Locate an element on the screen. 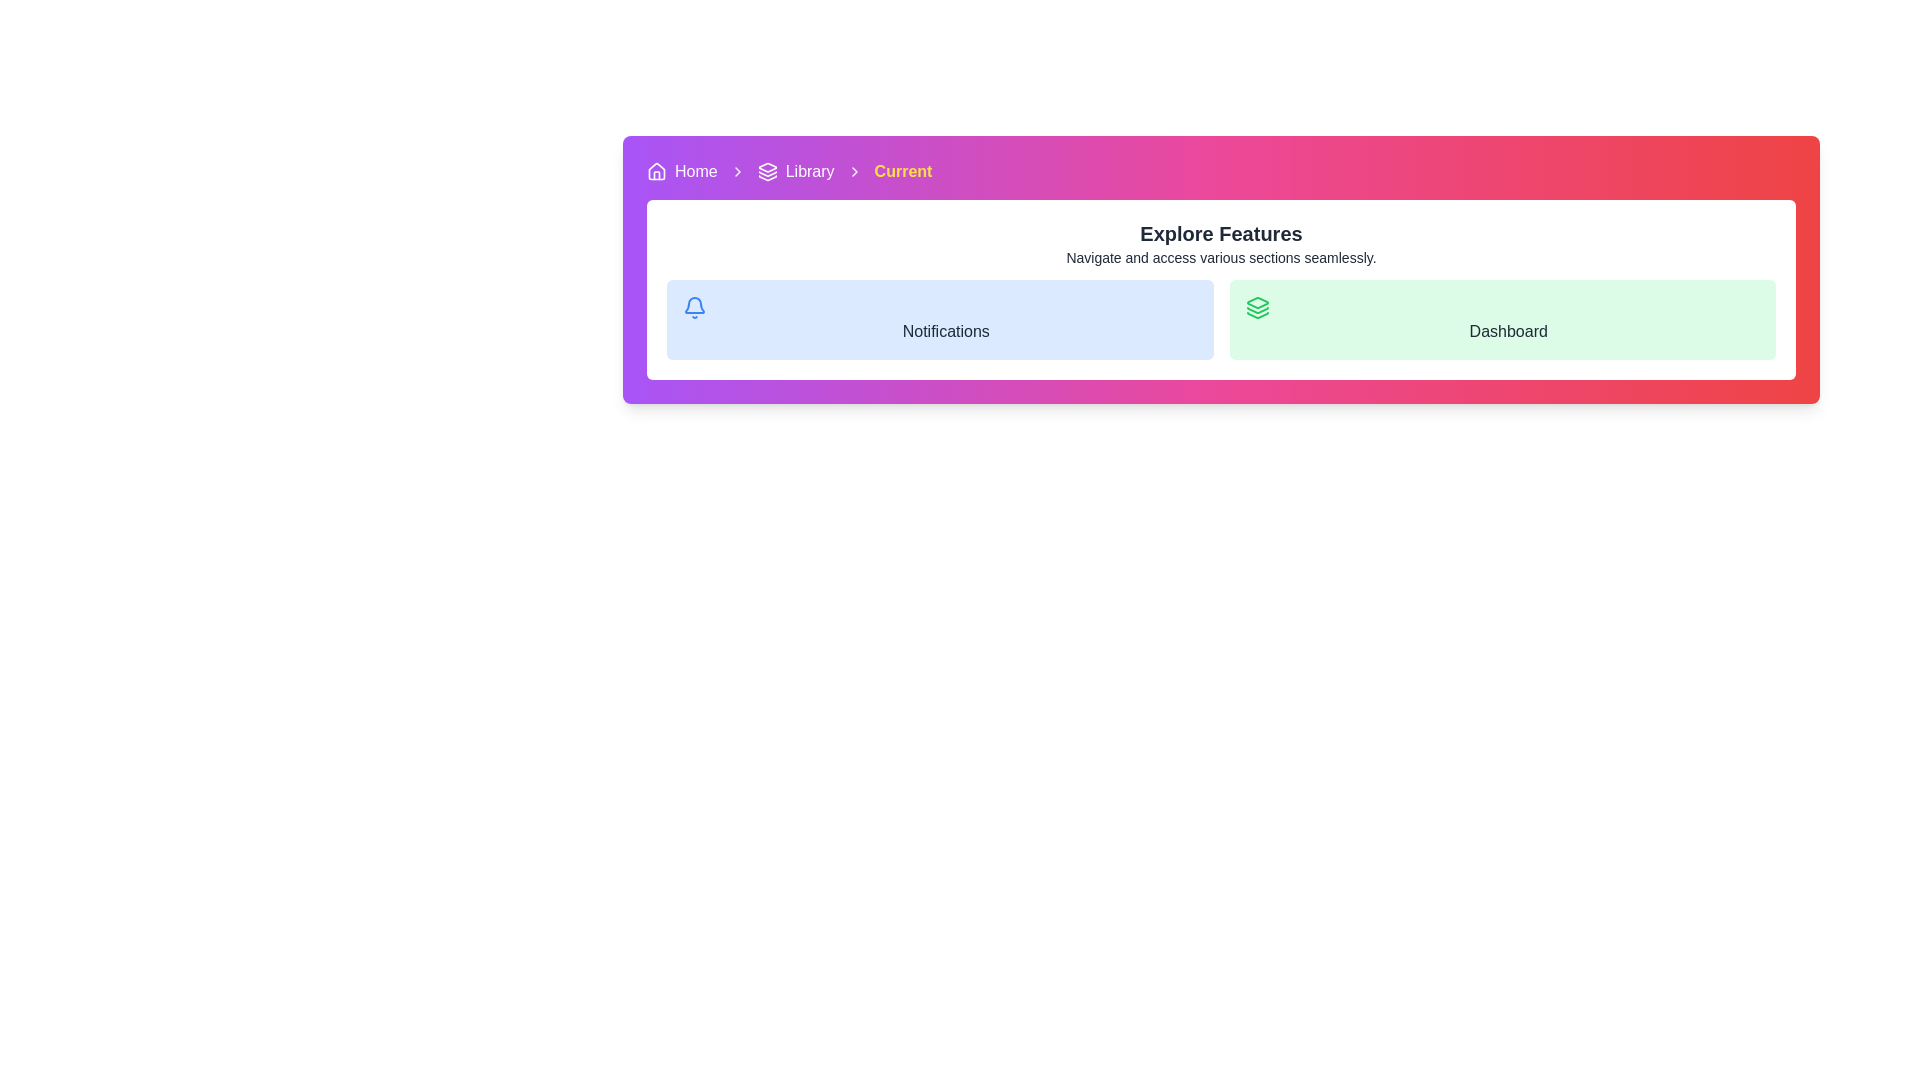 The image size is (1920, 1080). the Breadcrumb item on the leftmost side of the breadcrumb navigation bar is located at coordinates (682, 171).